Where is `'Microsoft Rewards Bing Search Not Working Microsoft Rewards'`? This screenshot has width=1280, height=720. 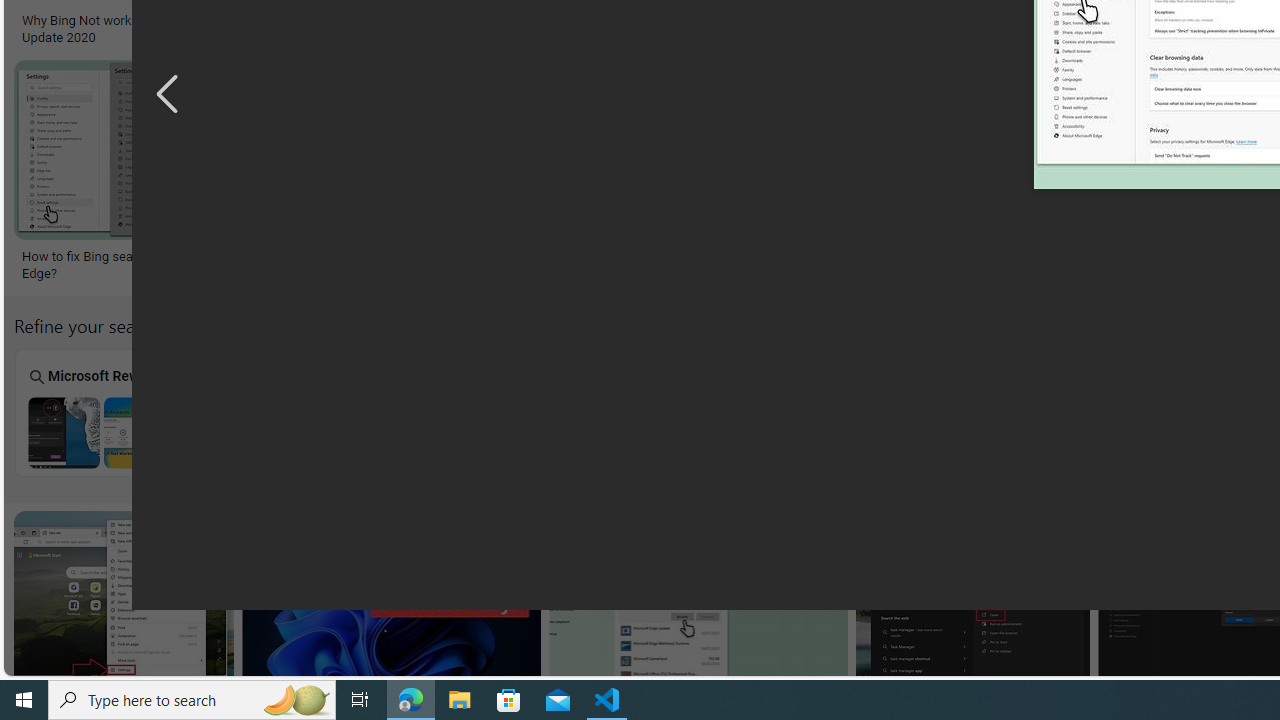
'Microsoft Rewards Bing Search Not Working Microsoft Rewards' is located at coordinates (100, 411).